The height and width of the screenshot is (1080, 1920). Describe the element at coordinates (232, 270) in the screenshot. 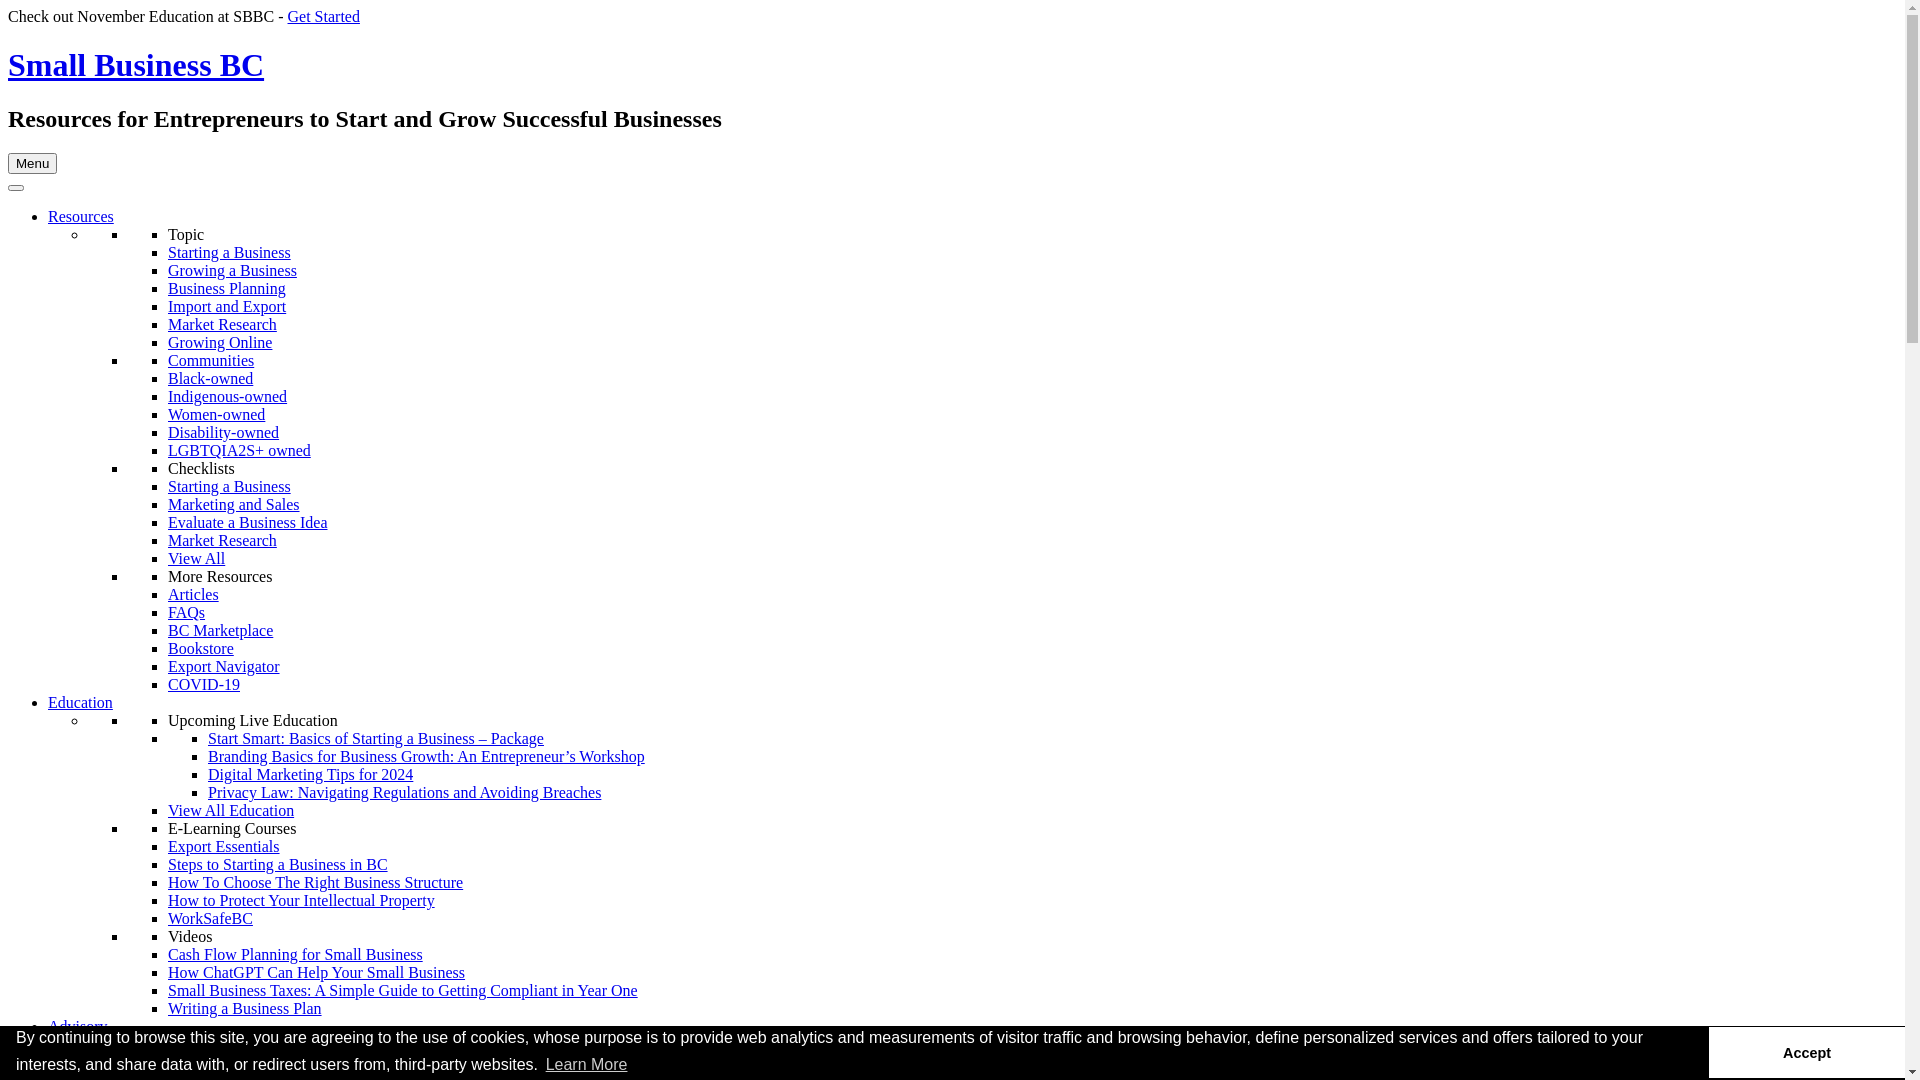

I see `'Growing a Business'` at that location.